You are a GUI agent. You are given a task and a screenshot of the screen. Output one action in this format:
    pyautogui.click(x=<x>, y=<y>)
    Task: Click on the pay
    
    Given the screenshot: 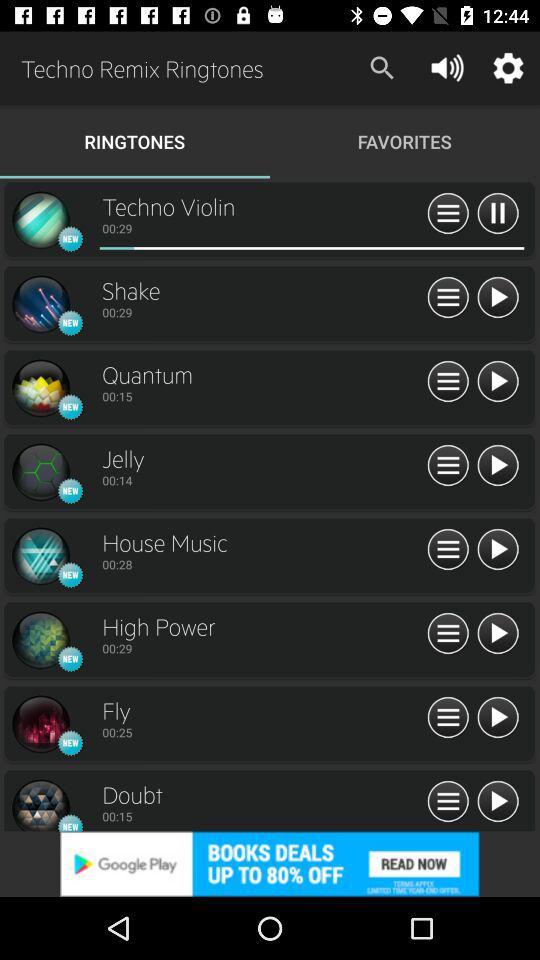 What is the action you would take?
    pyautogui.click(x=496, y=633)
    